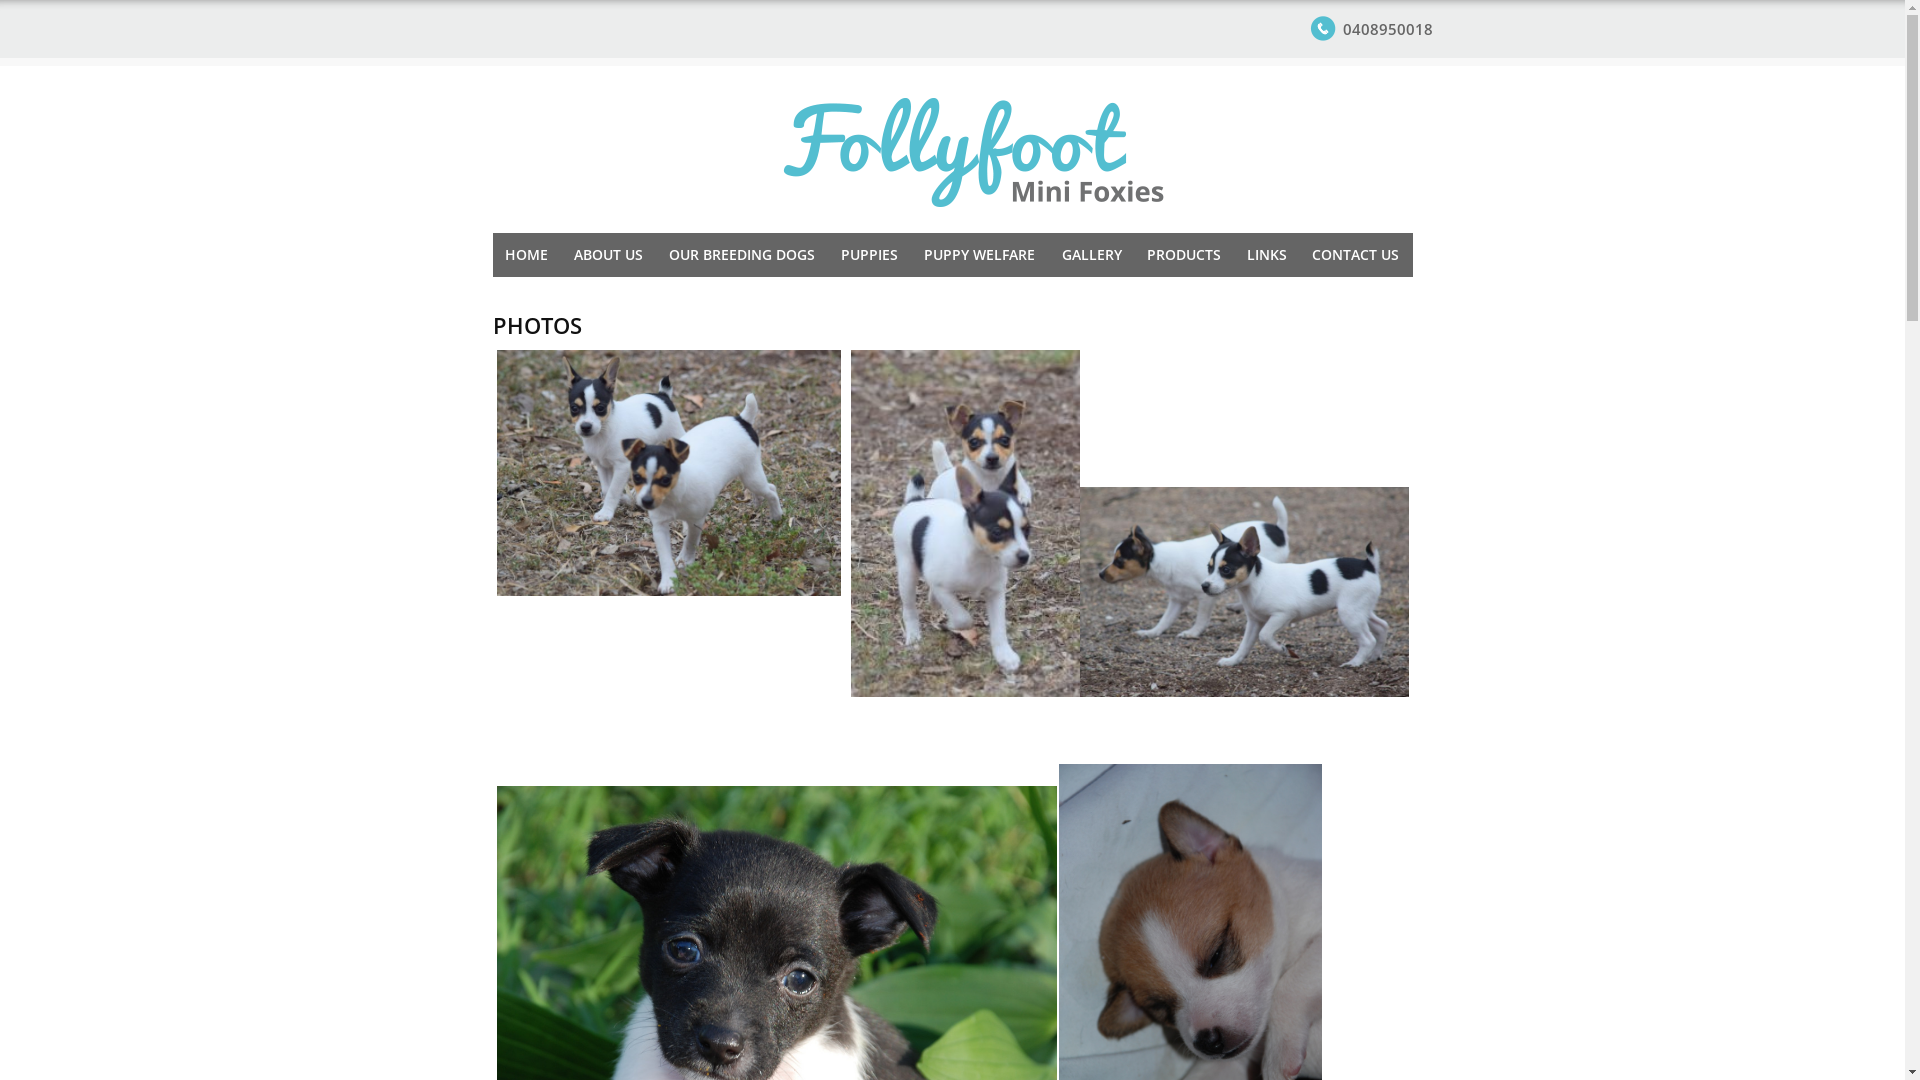 The image size is (1920, 1080). What do you see at coordinates (526, 253) in the screenshot?
I see `'HOME'` at bounding box center [526, 253].